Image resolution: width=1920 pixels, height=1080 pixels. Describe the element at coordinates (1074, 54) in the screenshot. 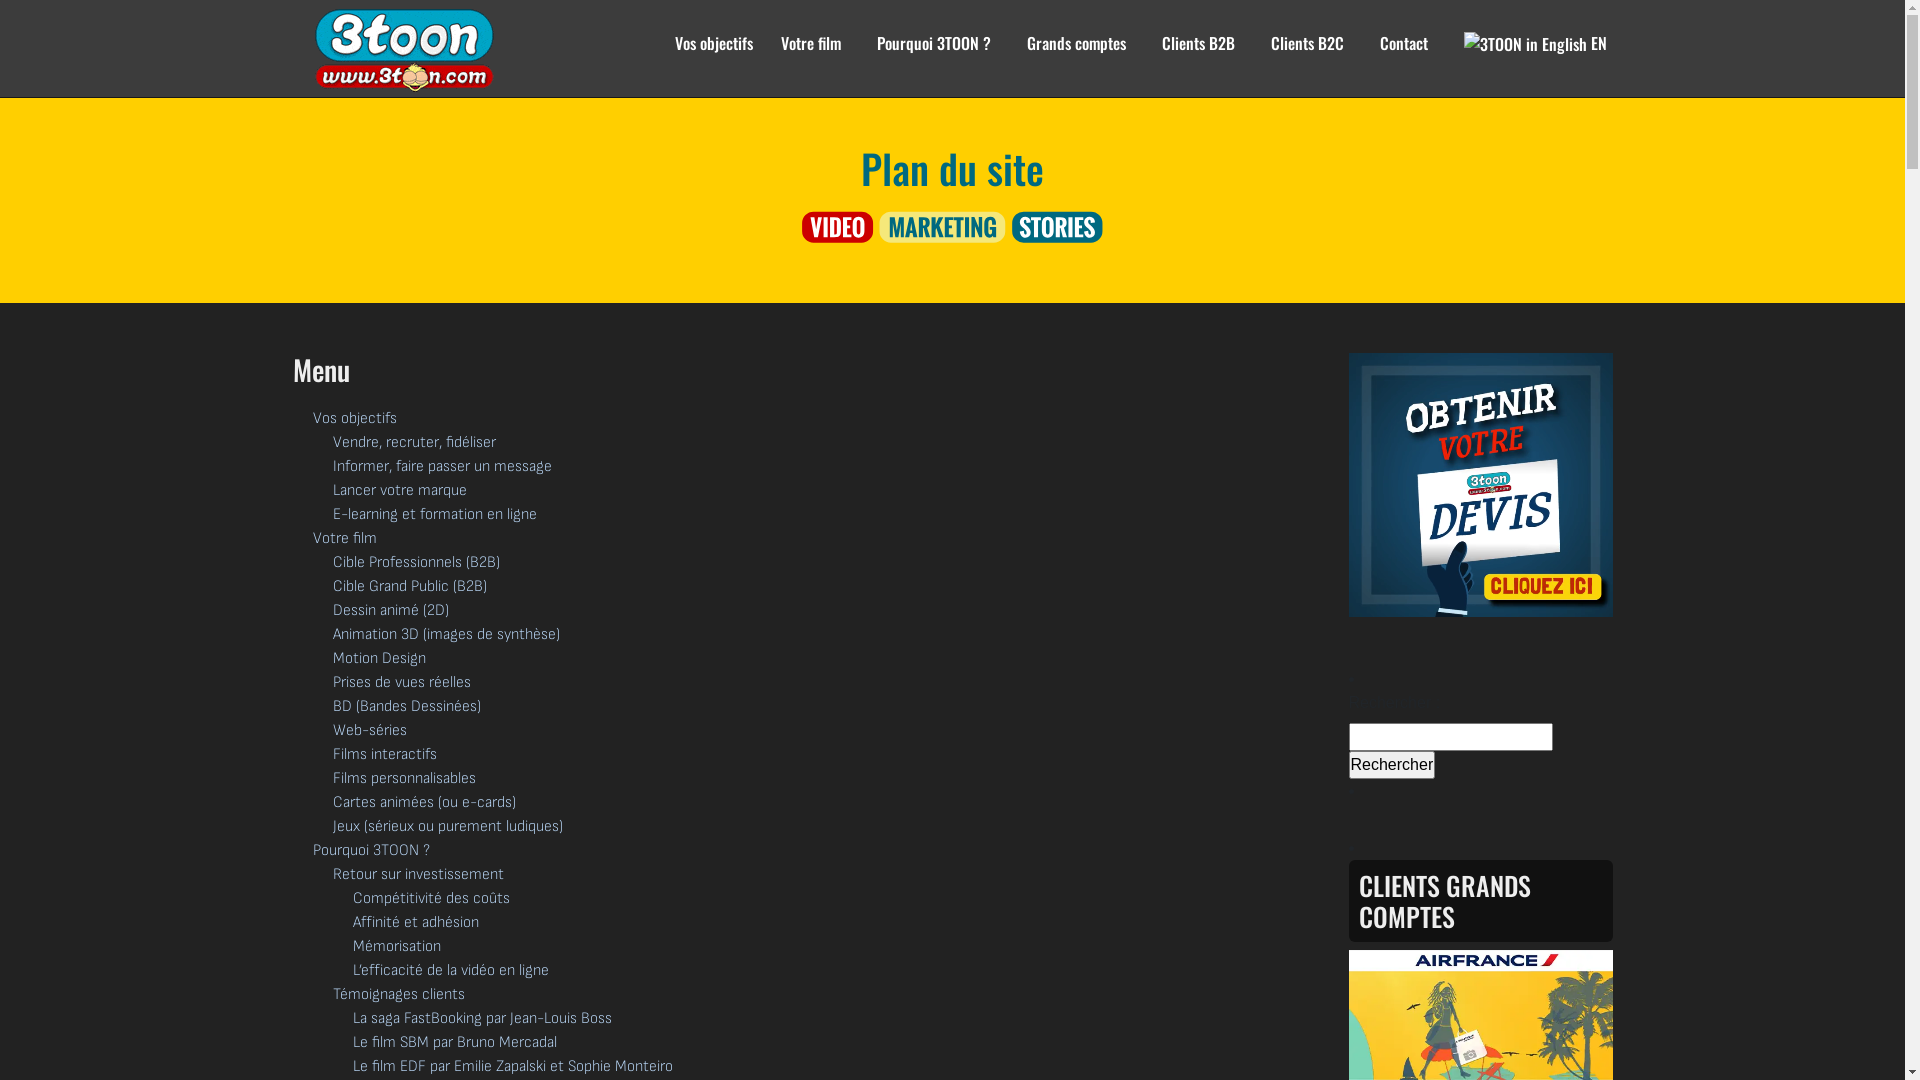

I see `'Grands comptes'` at that location.